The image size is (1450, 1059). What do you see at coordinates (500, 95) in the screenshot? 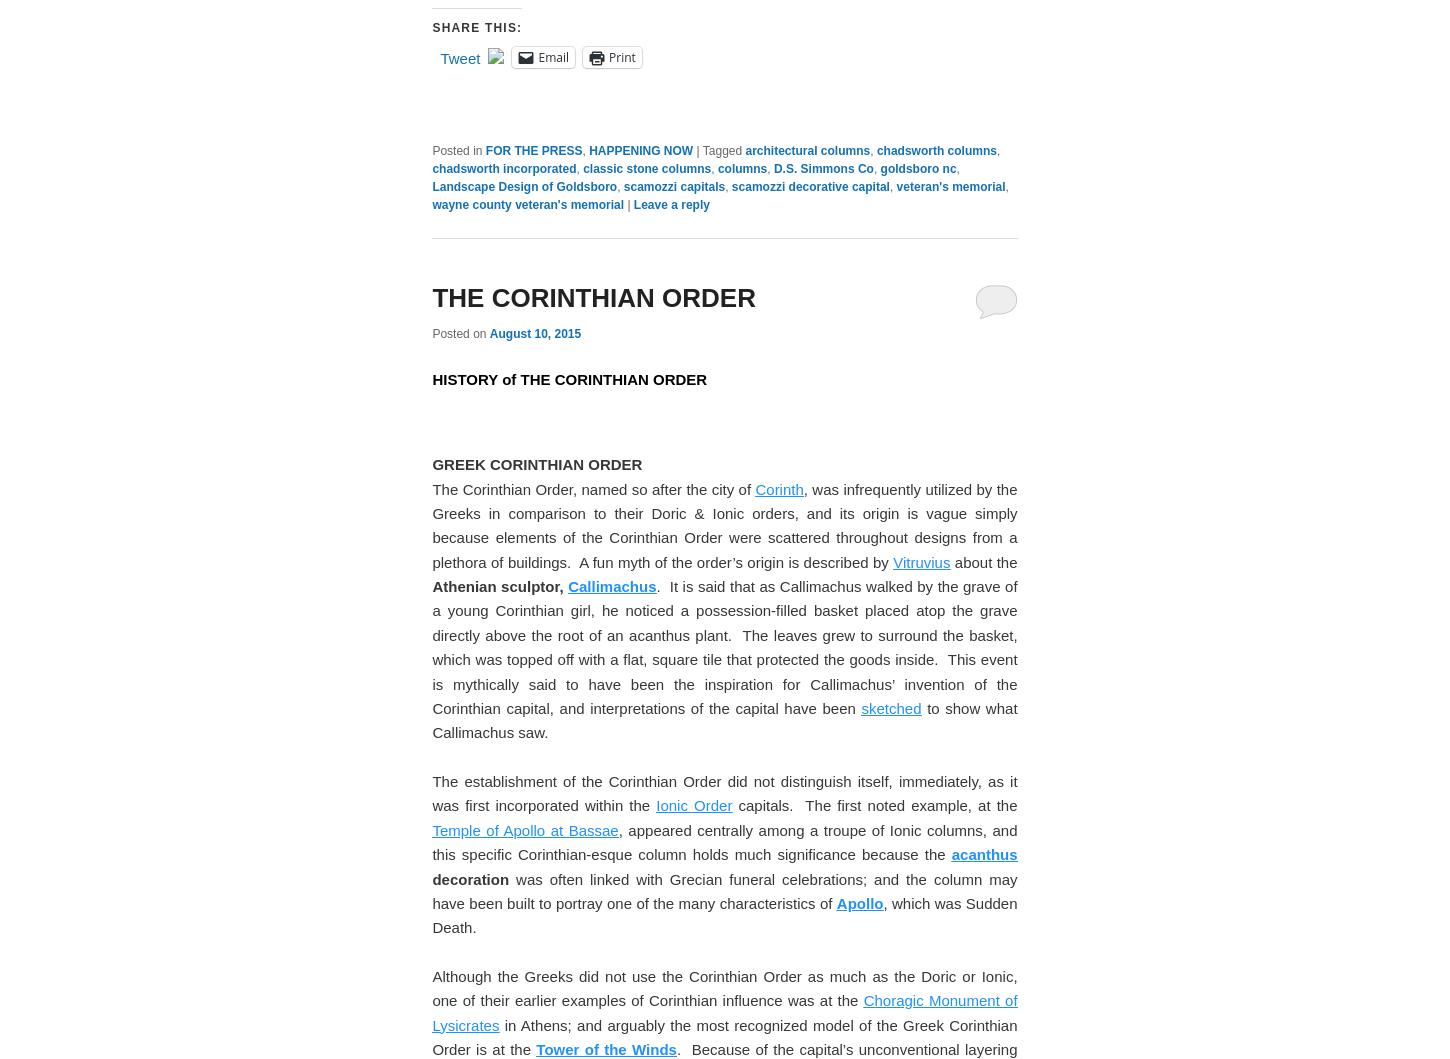
I see `'COLUMN DESIGN:'` at bounding box center [500, 95].